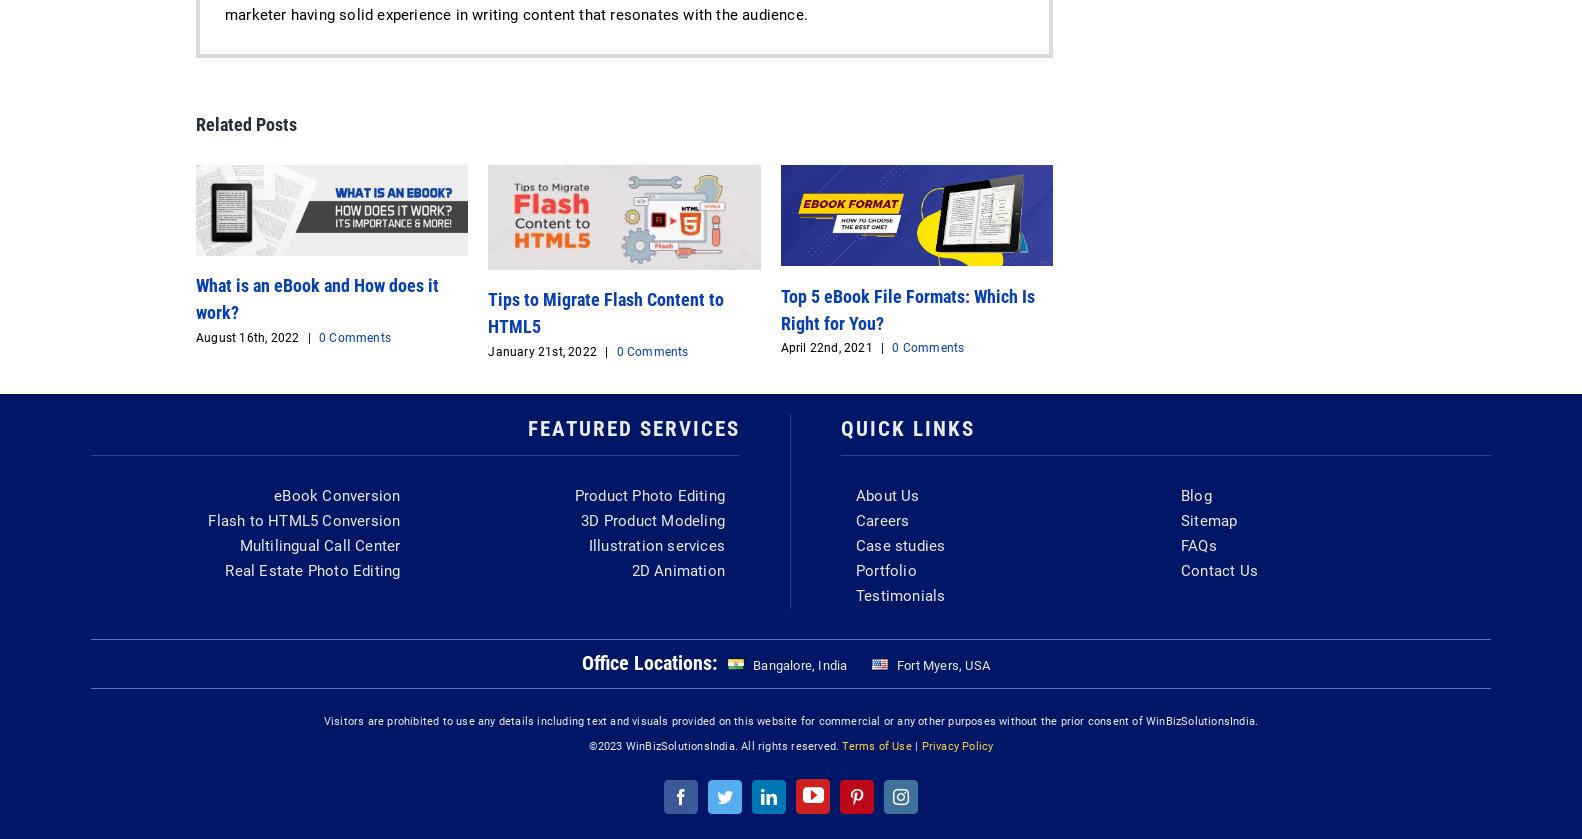 The height and width of the screenshot is (839, 1582). Describe the element at coordinates (304, 519) in the screenshot. I see `'Flash to HTML5 Conversion'` at that location.